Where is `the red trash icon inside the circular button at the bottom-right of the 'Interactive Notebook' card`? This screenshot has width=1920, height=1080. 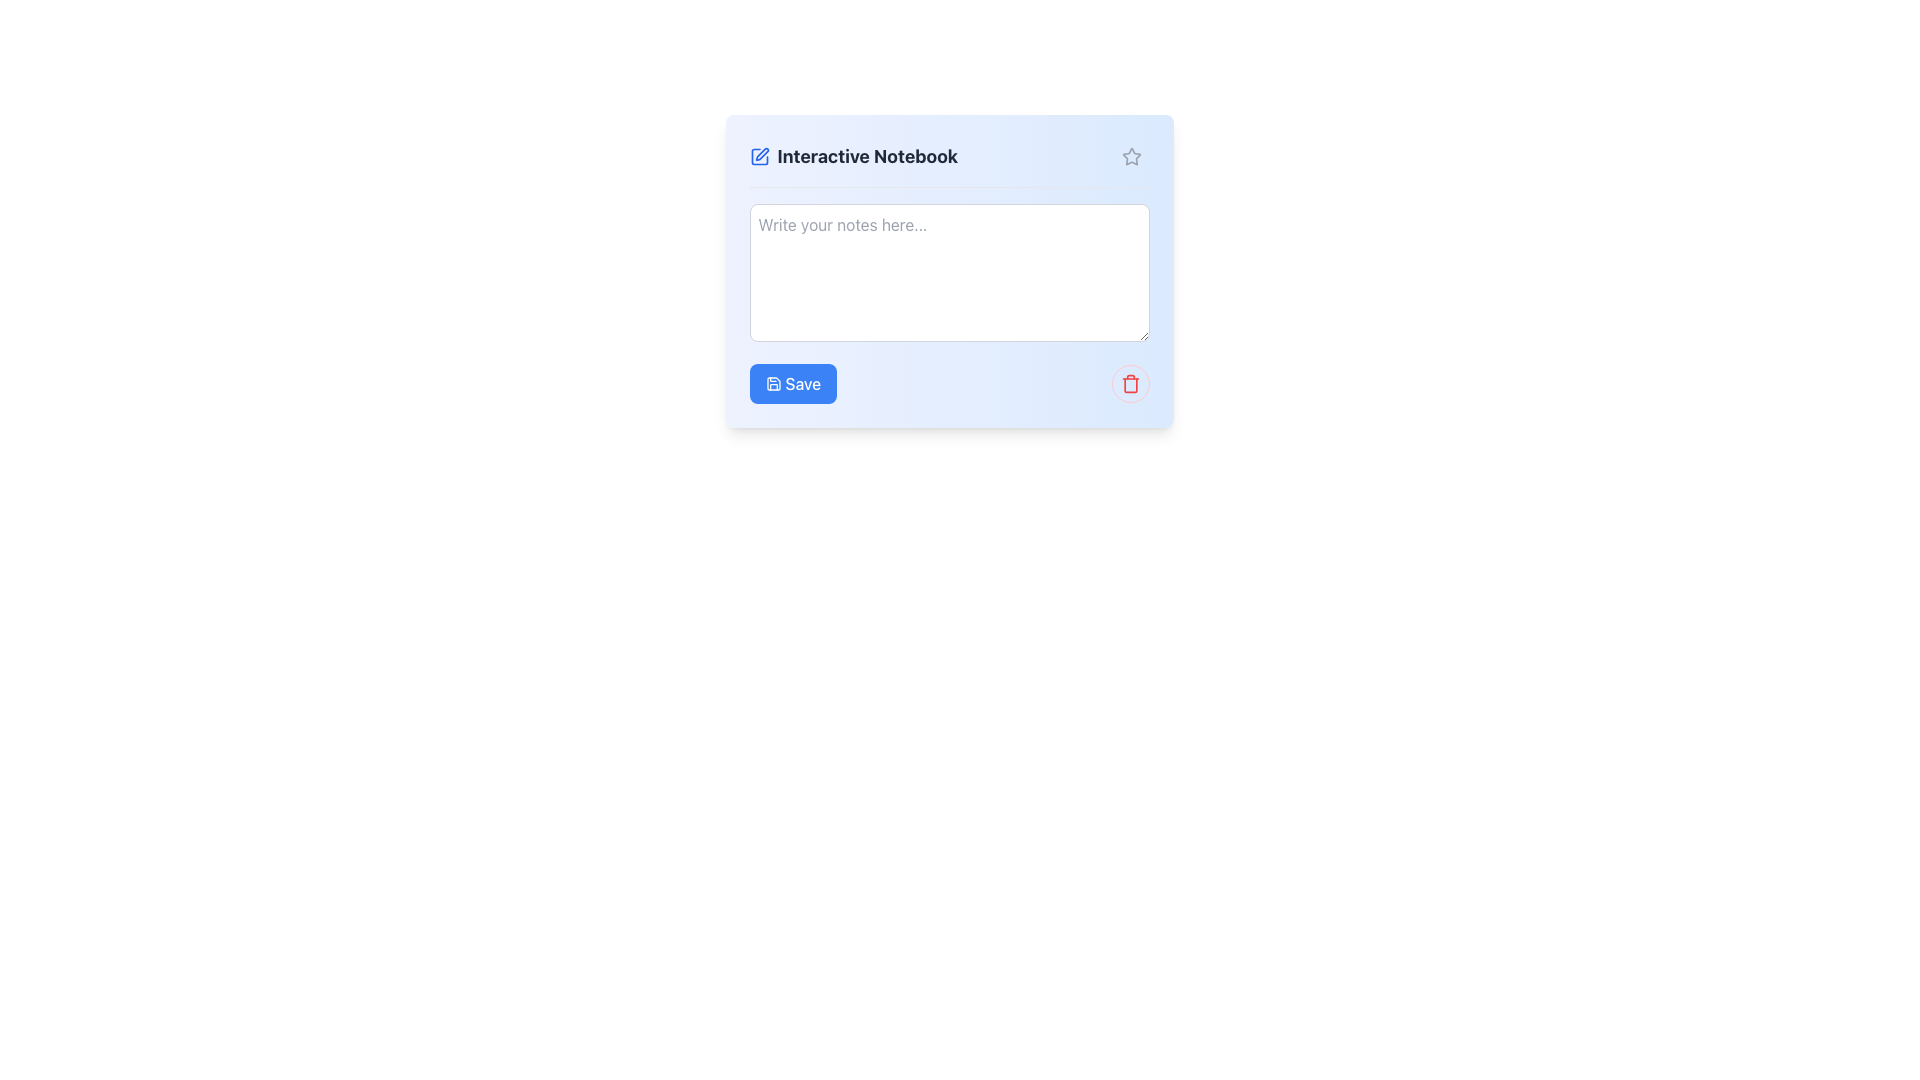
the red trash icon inside the circular button at the bottom-right of the 'Interactive Notebook' card is located at coordinates (1130, 384).